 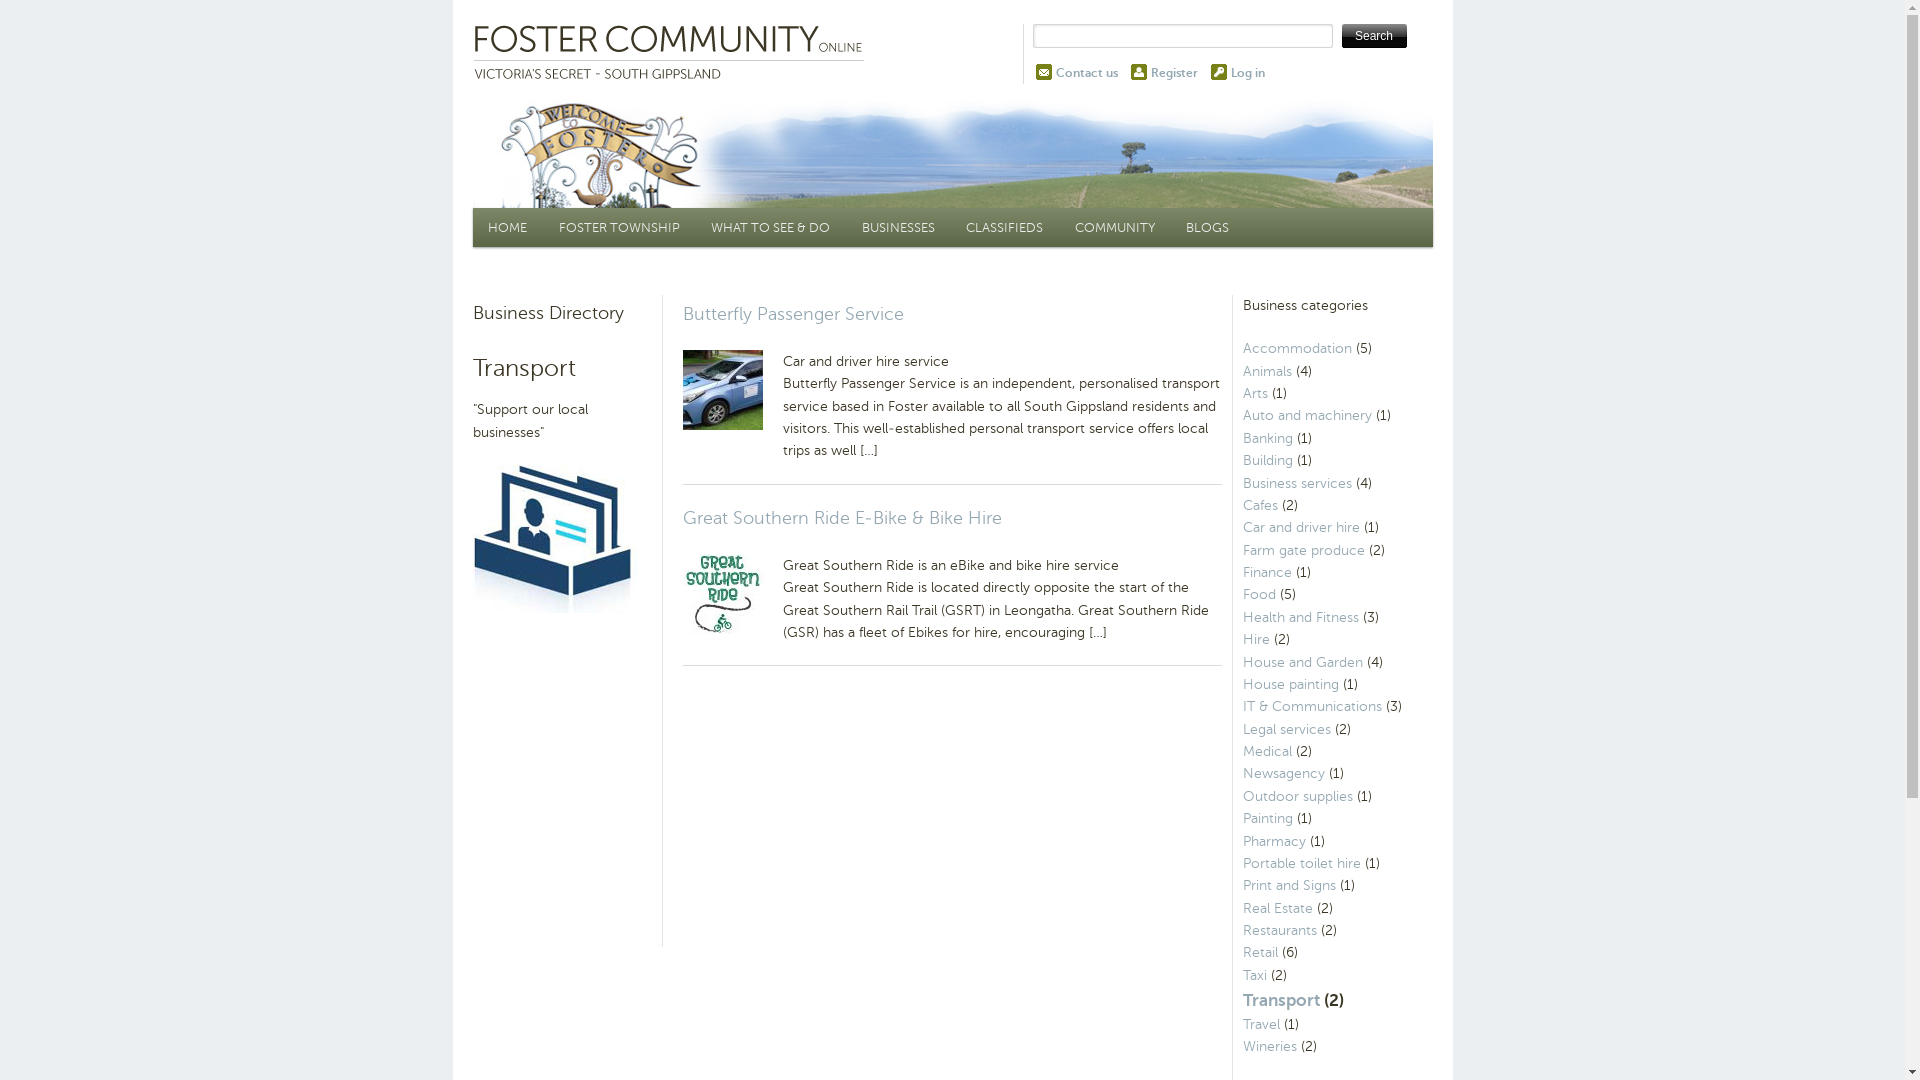 I want to click on 'Legal services', so click(x=1241, y=729).